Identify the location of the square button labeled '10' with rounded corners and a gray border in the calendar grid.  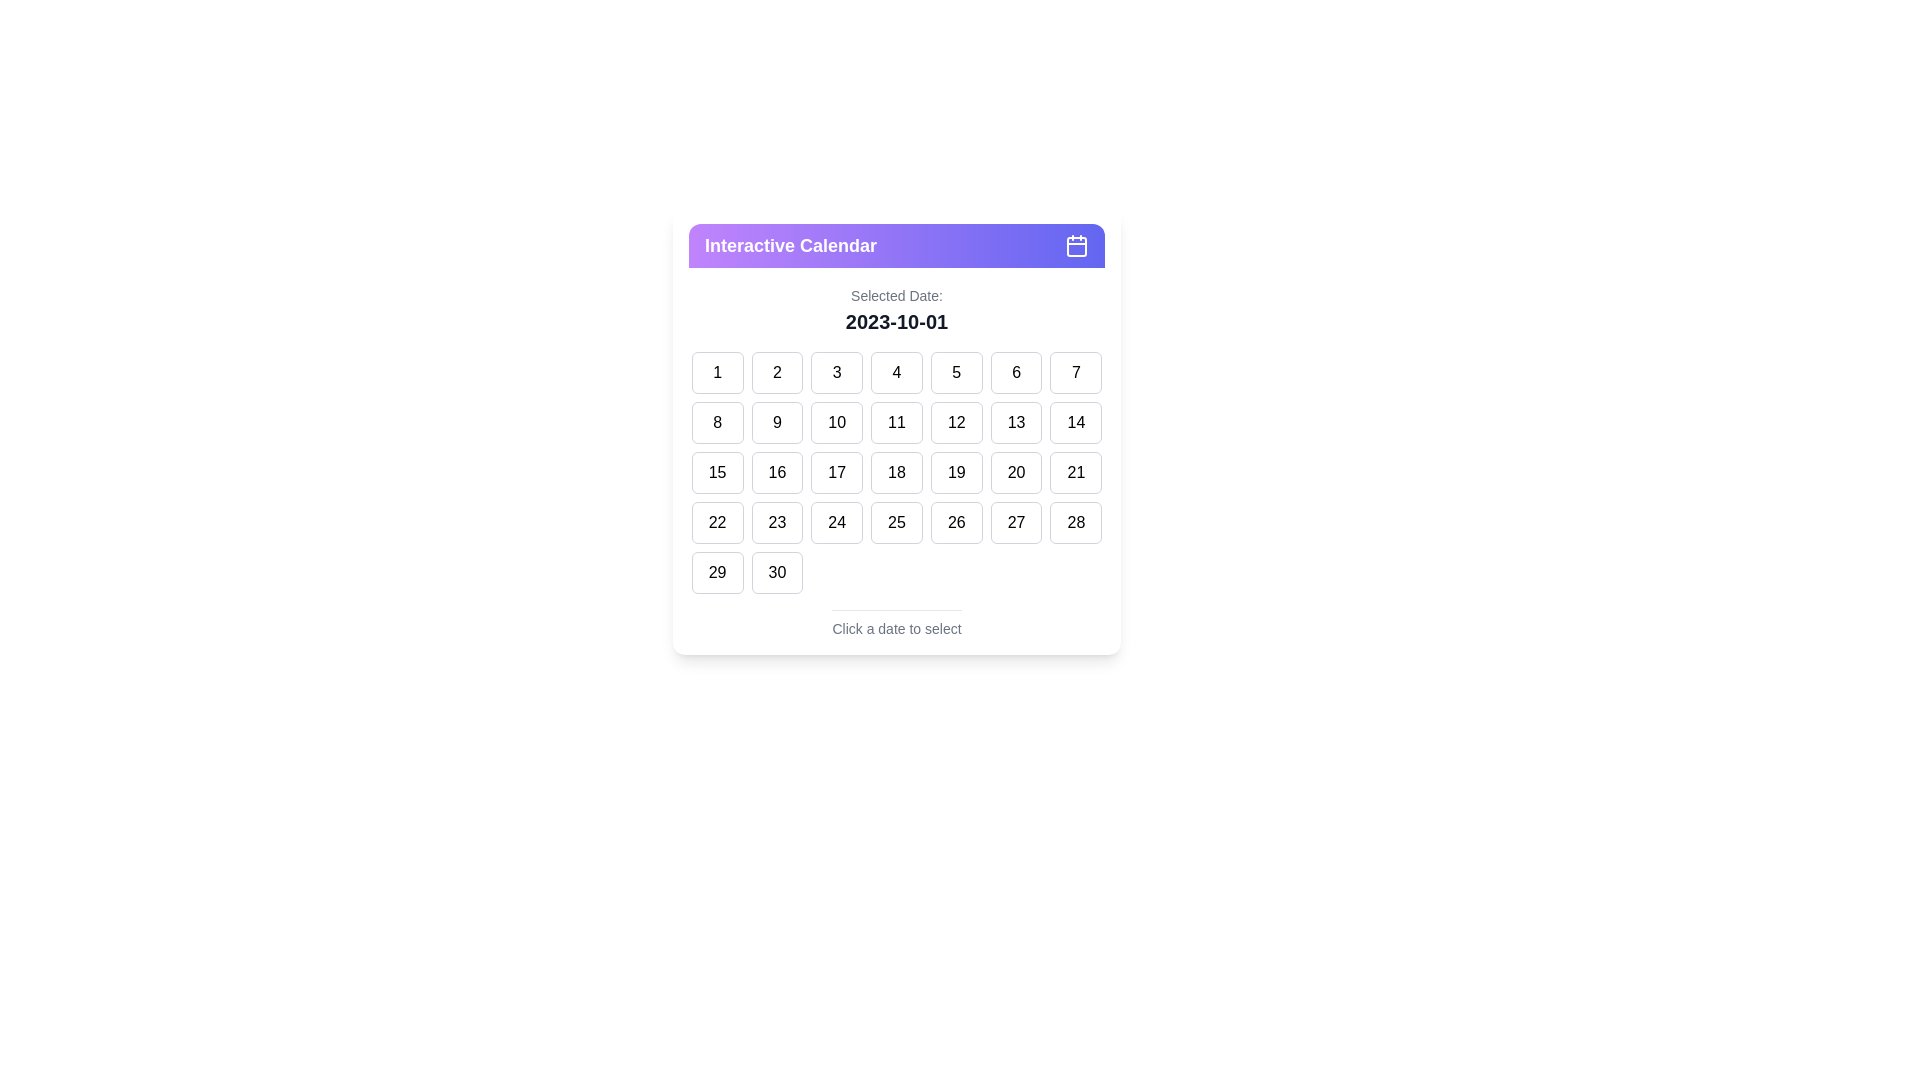
(837, 422).